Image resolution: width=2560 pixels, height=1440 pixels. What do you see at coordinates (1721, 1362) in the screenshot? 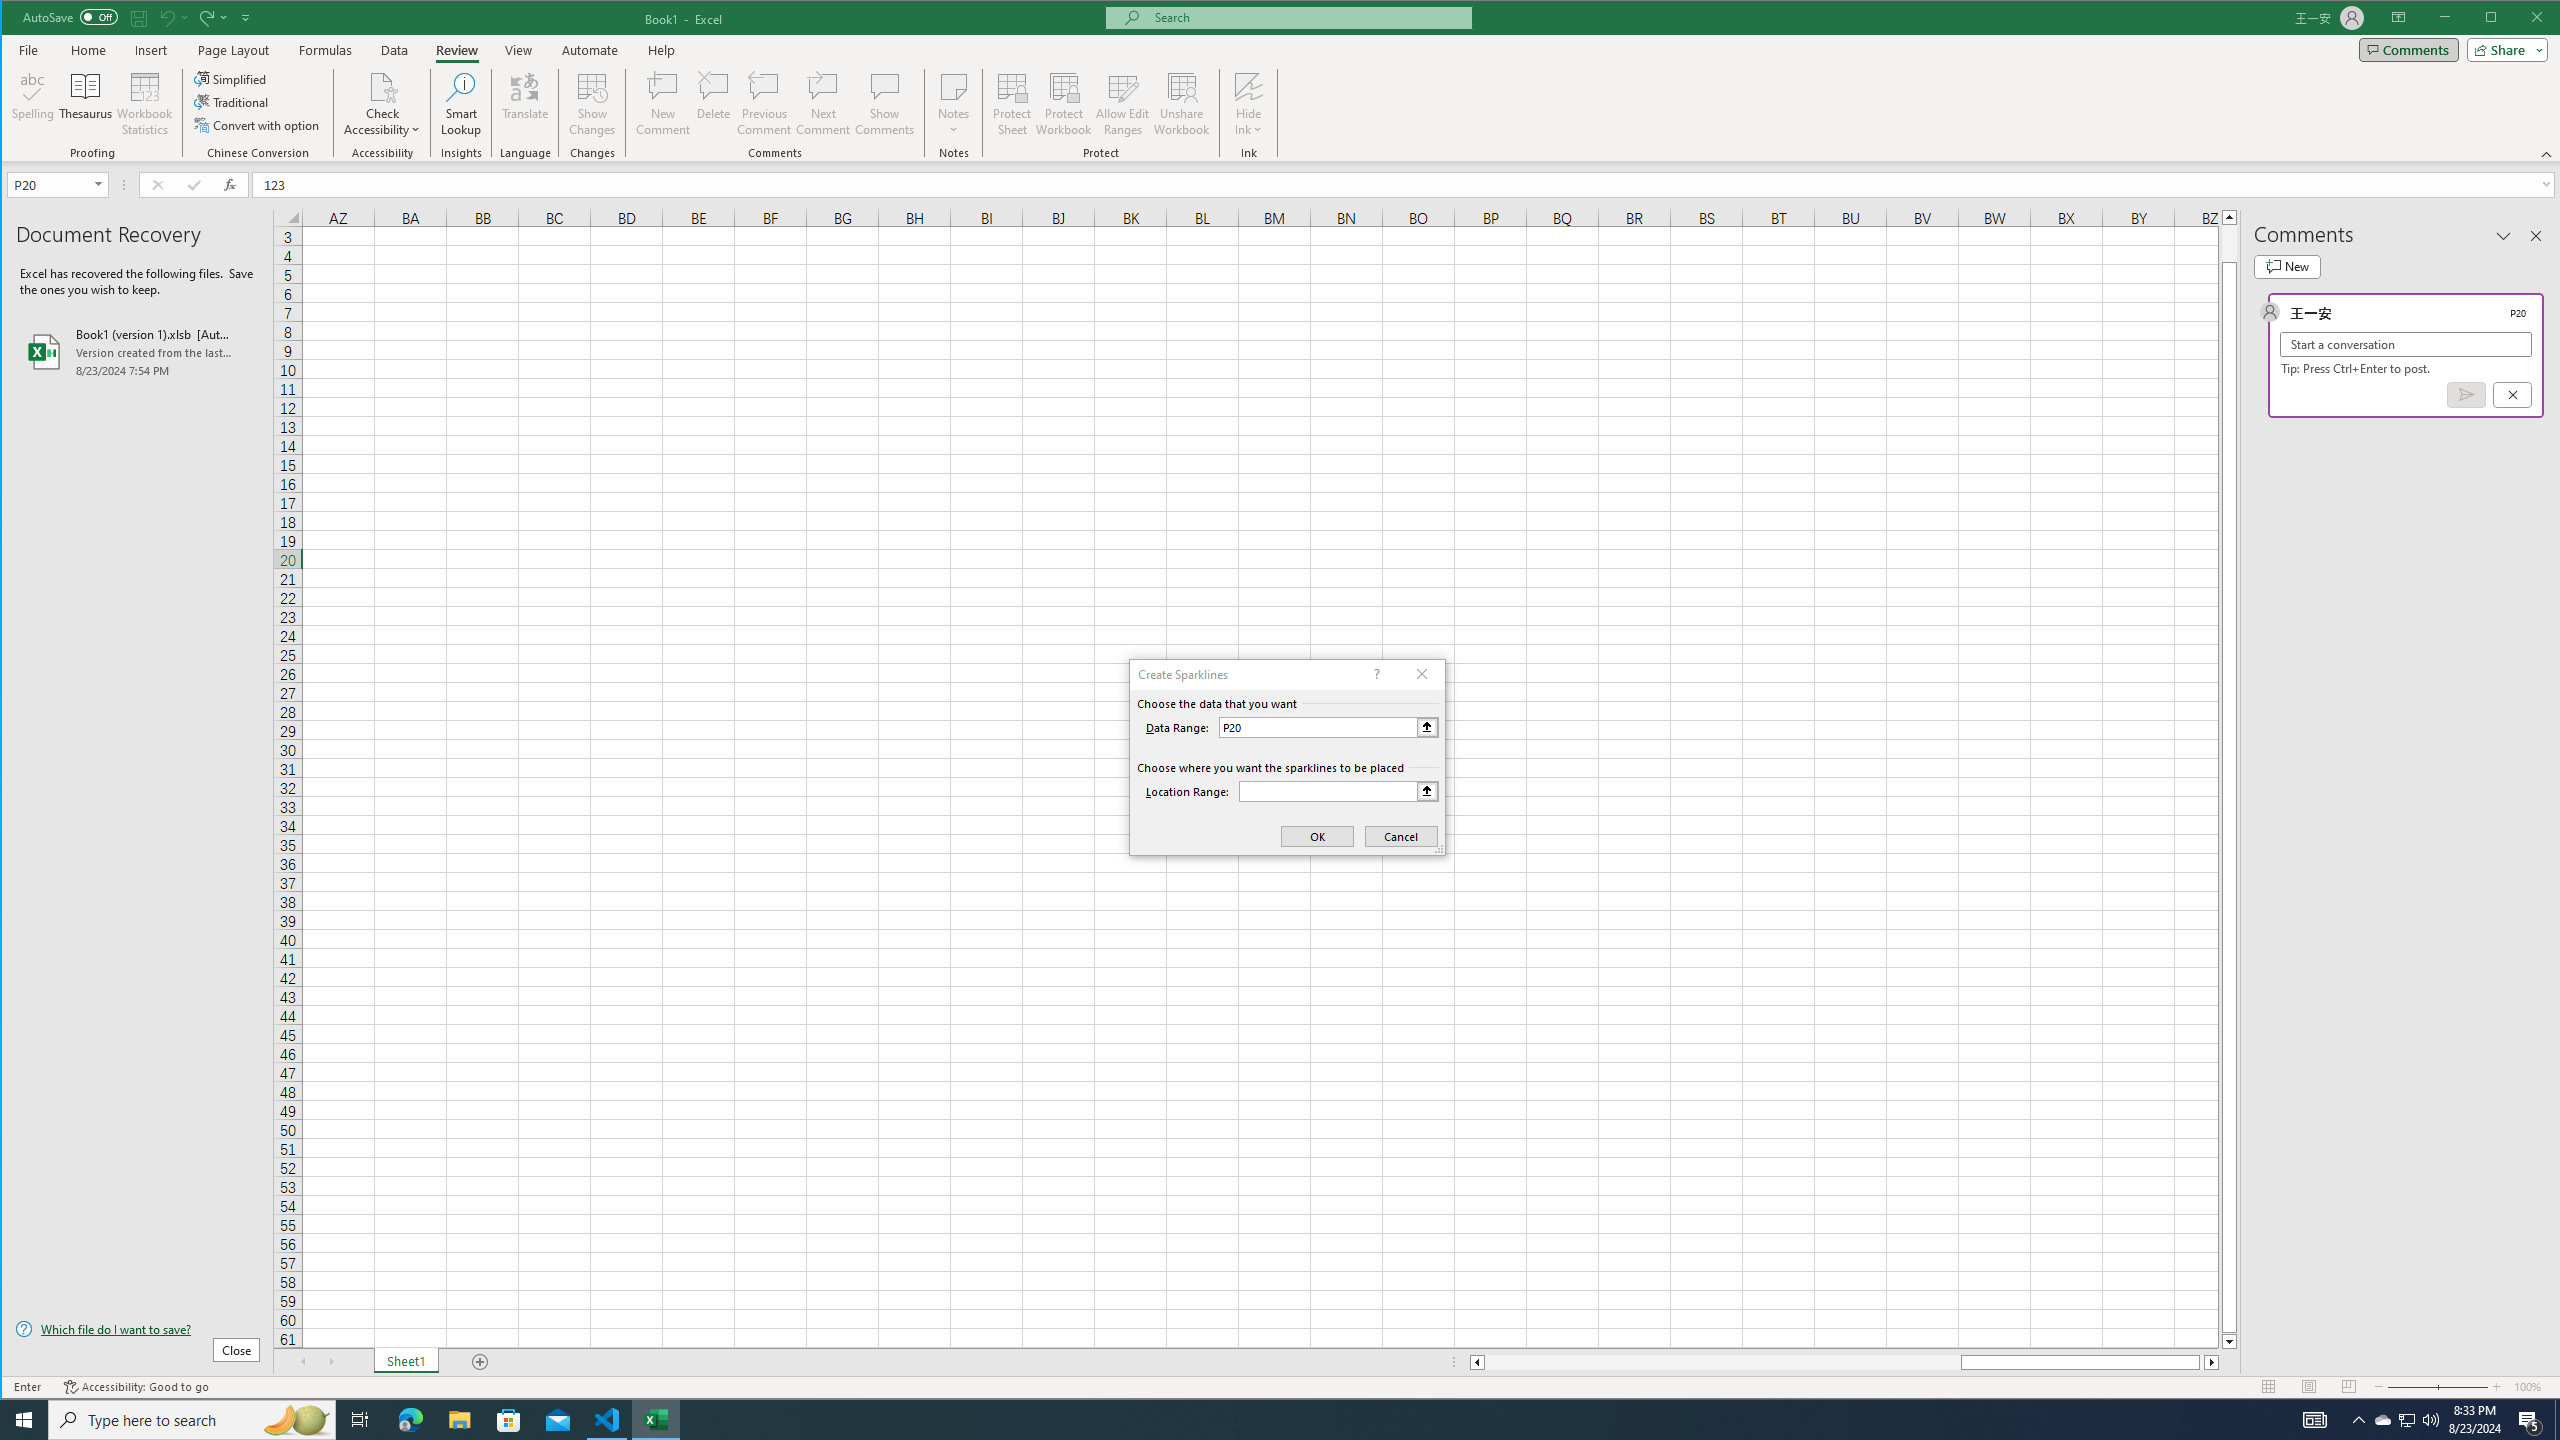
I see `'Page left'` at bounding box center [1721, 1362].